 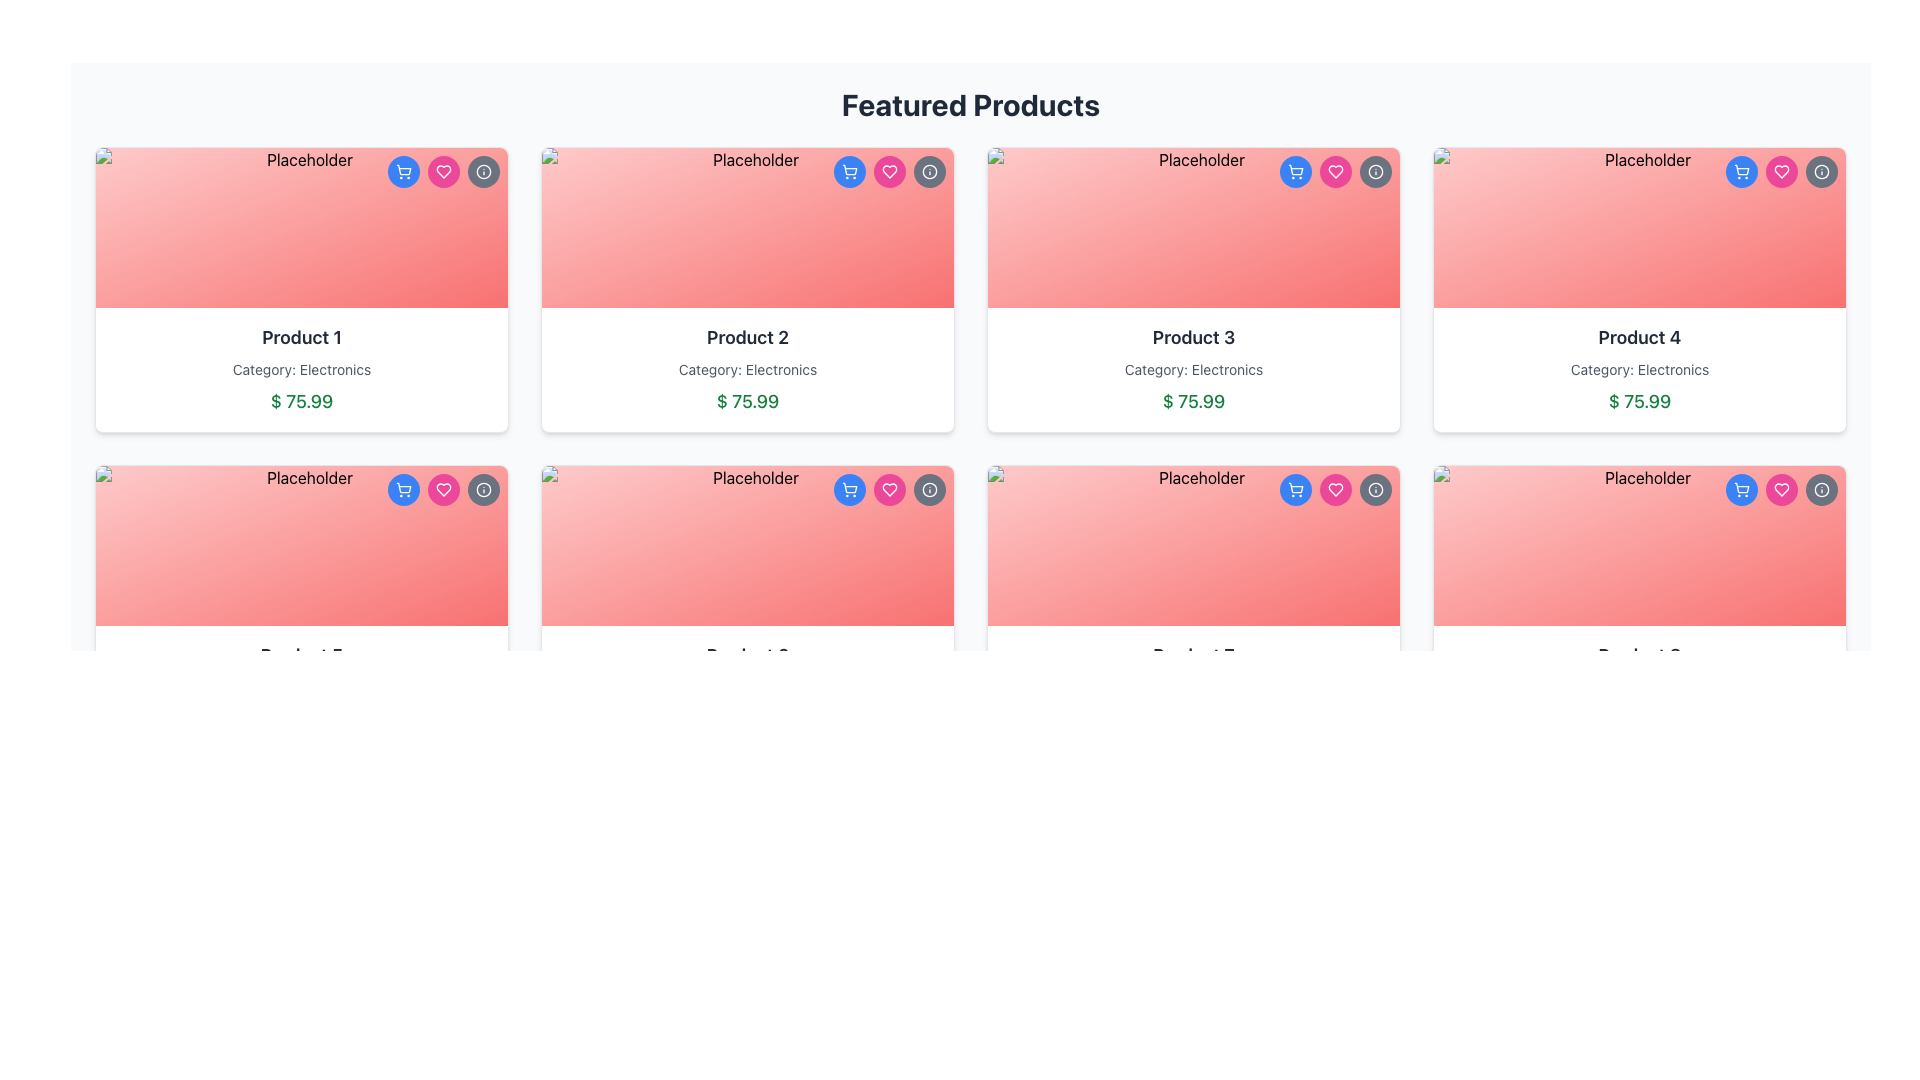 What do you see at coordinates (301, 370) in the screenshot?
I see `text label indicating the product classification as 'Electronics', which is positioned below the title 'Product 1' and above the price '$ 75.99' in the product card` at bounding box center [301, 370].